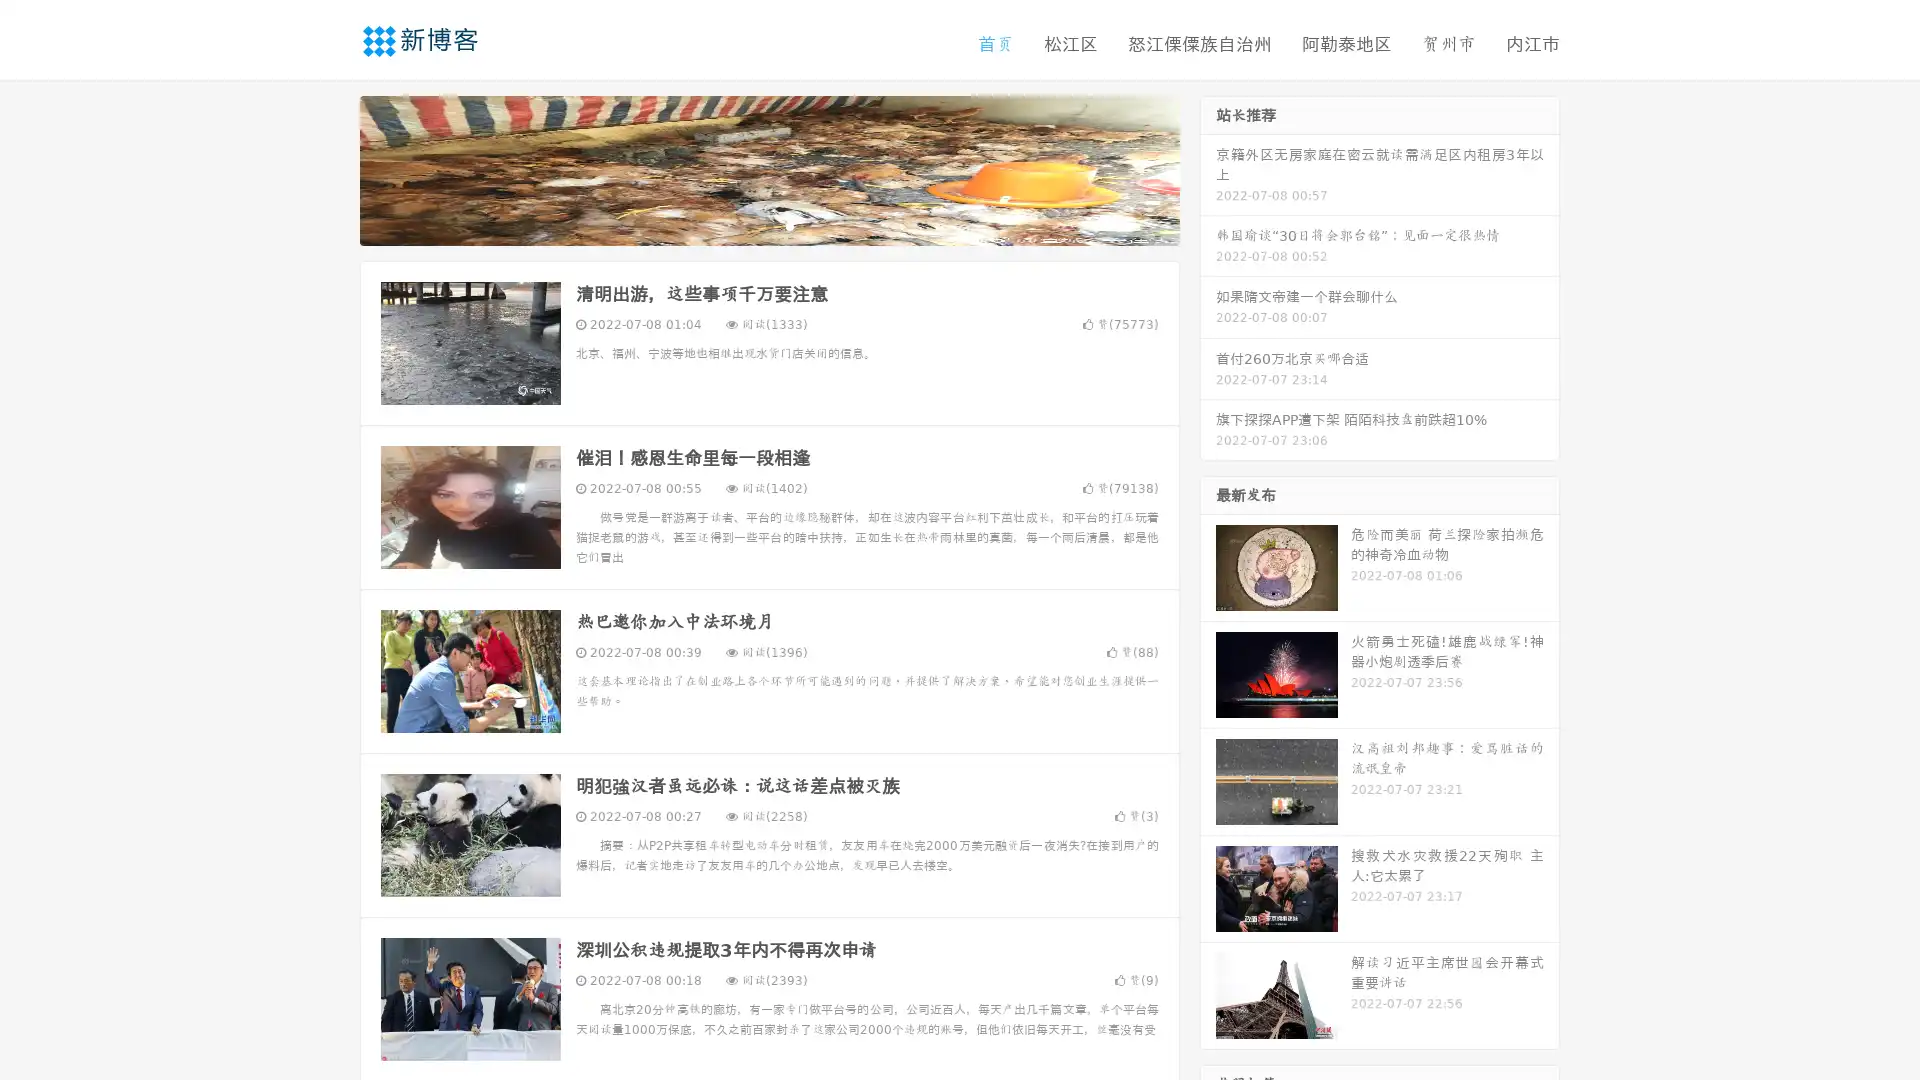 The height and width of the screenshot is (1080, 1920). Describe the element at coordinates (748, 225) in the screenshot. I see `Go to slide 1` at that location.